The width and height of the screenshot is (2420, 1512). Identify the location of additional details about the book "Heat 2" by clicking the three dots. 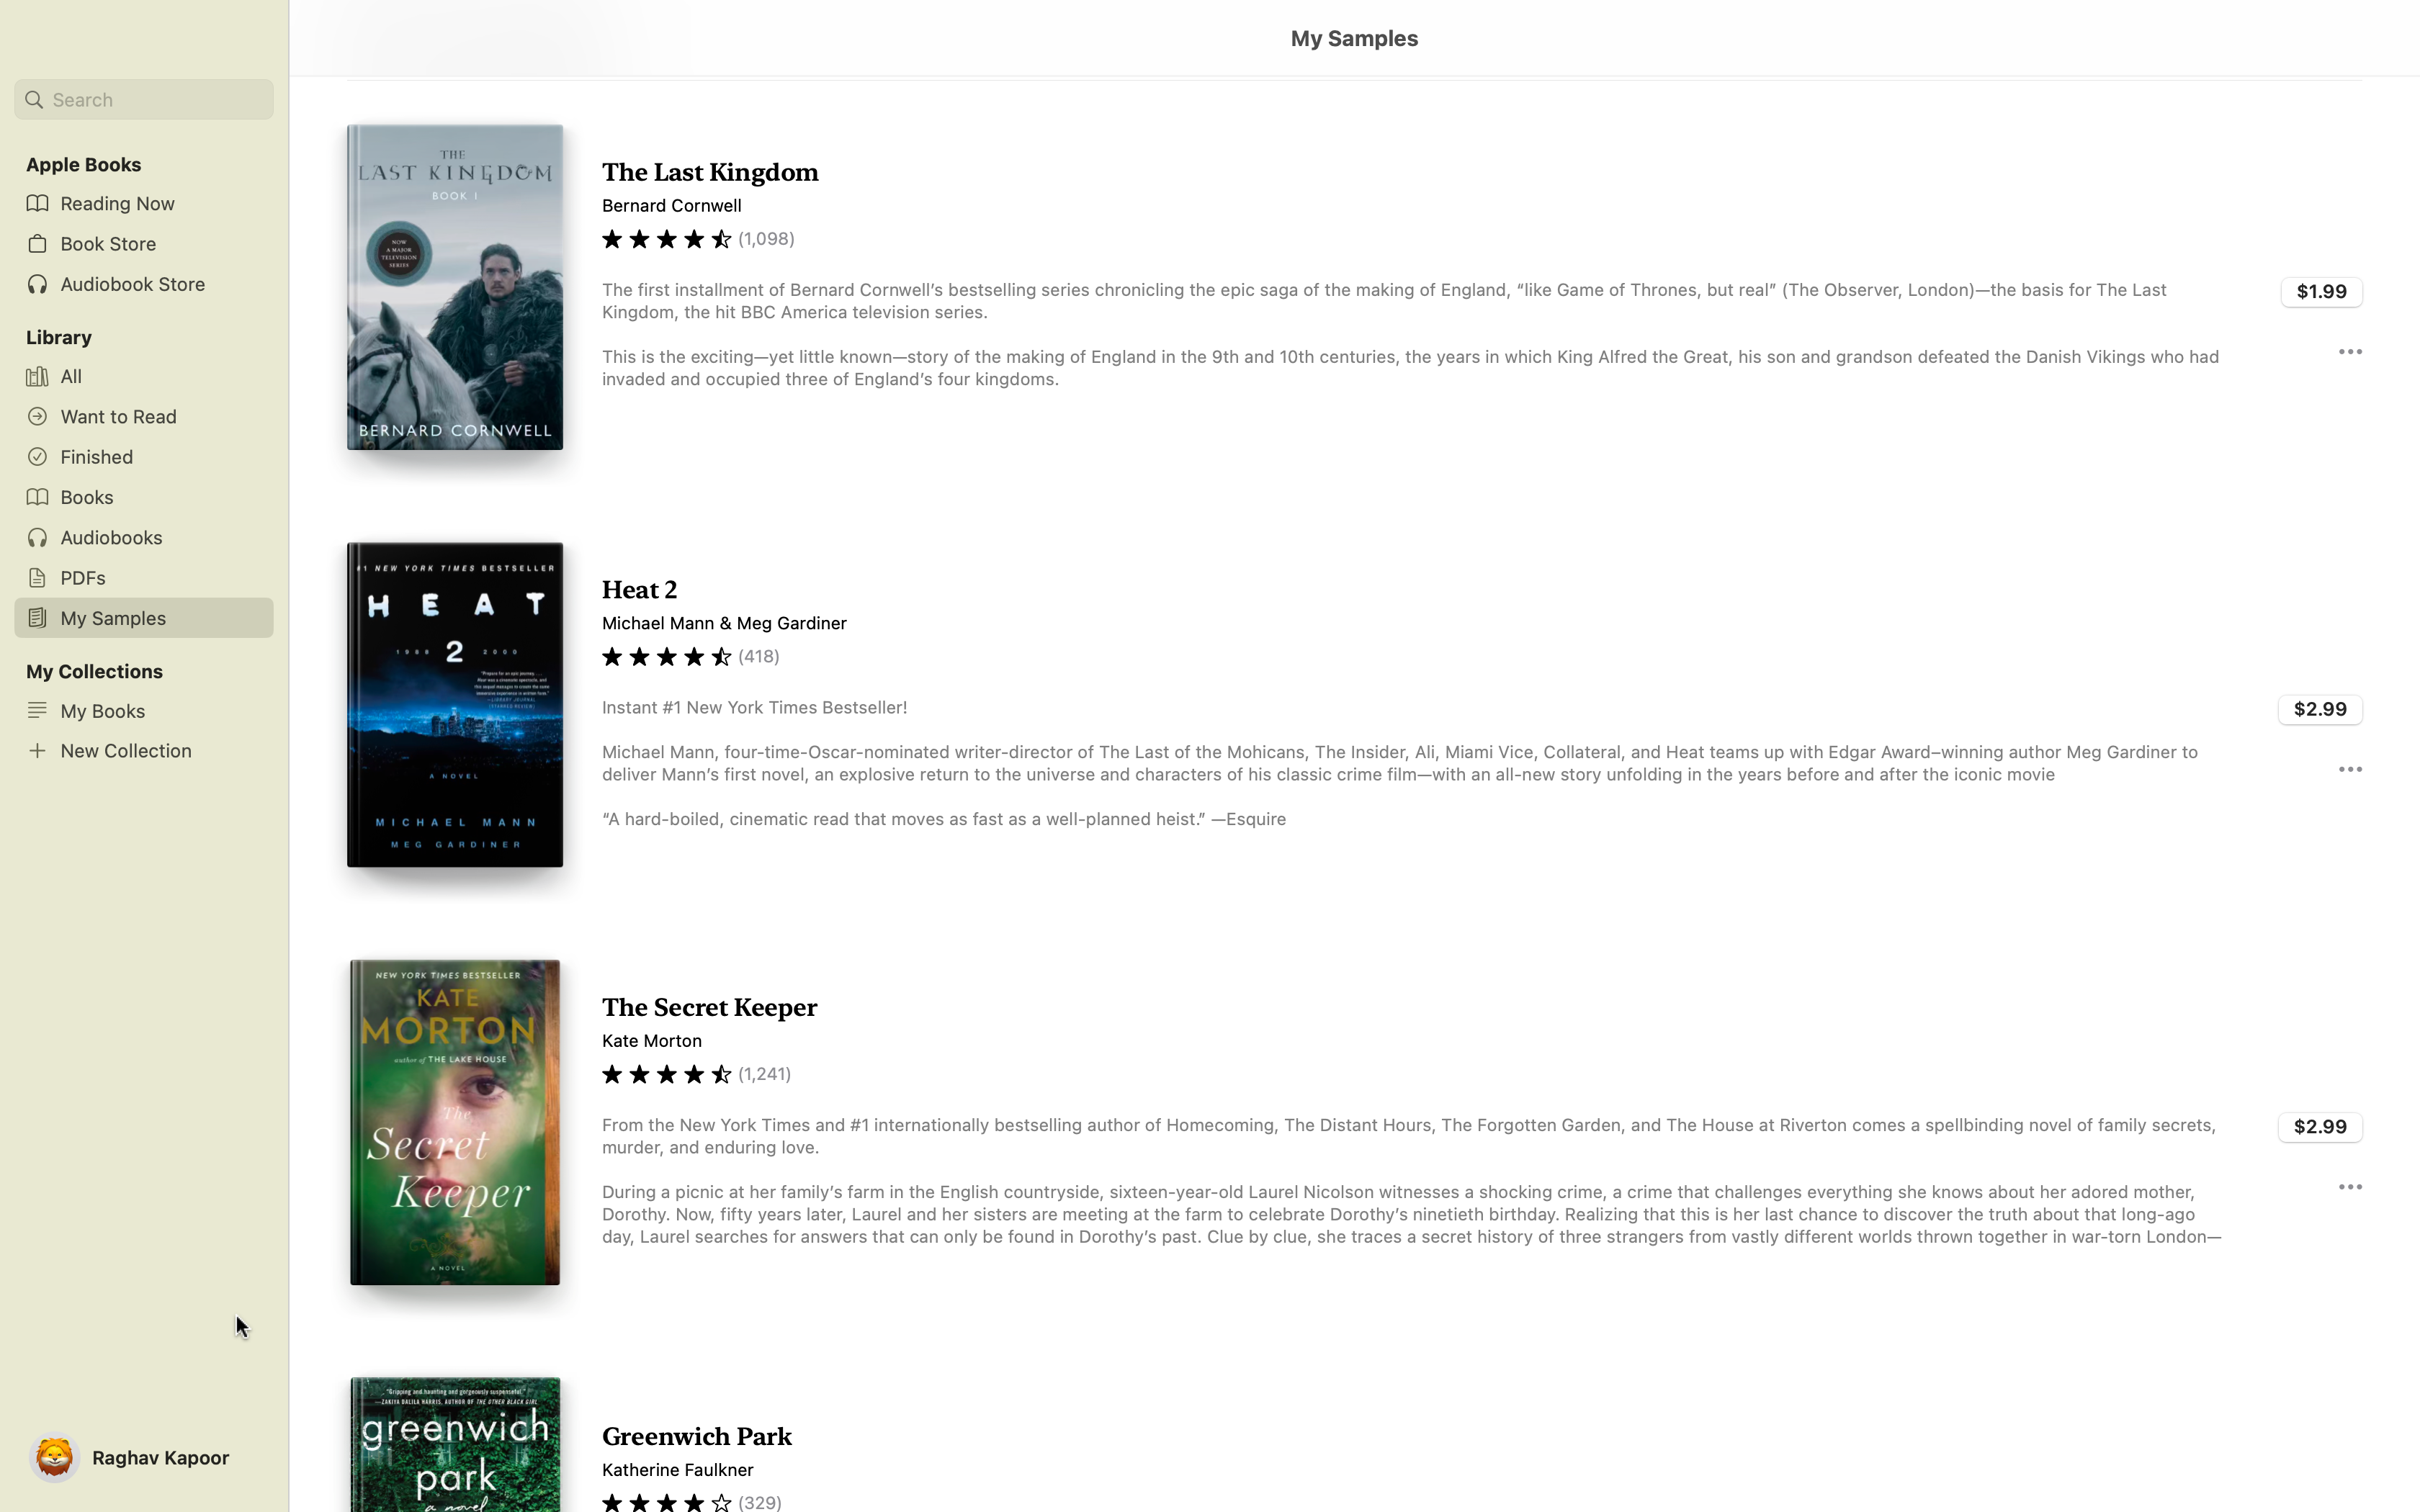
(2349, 768).